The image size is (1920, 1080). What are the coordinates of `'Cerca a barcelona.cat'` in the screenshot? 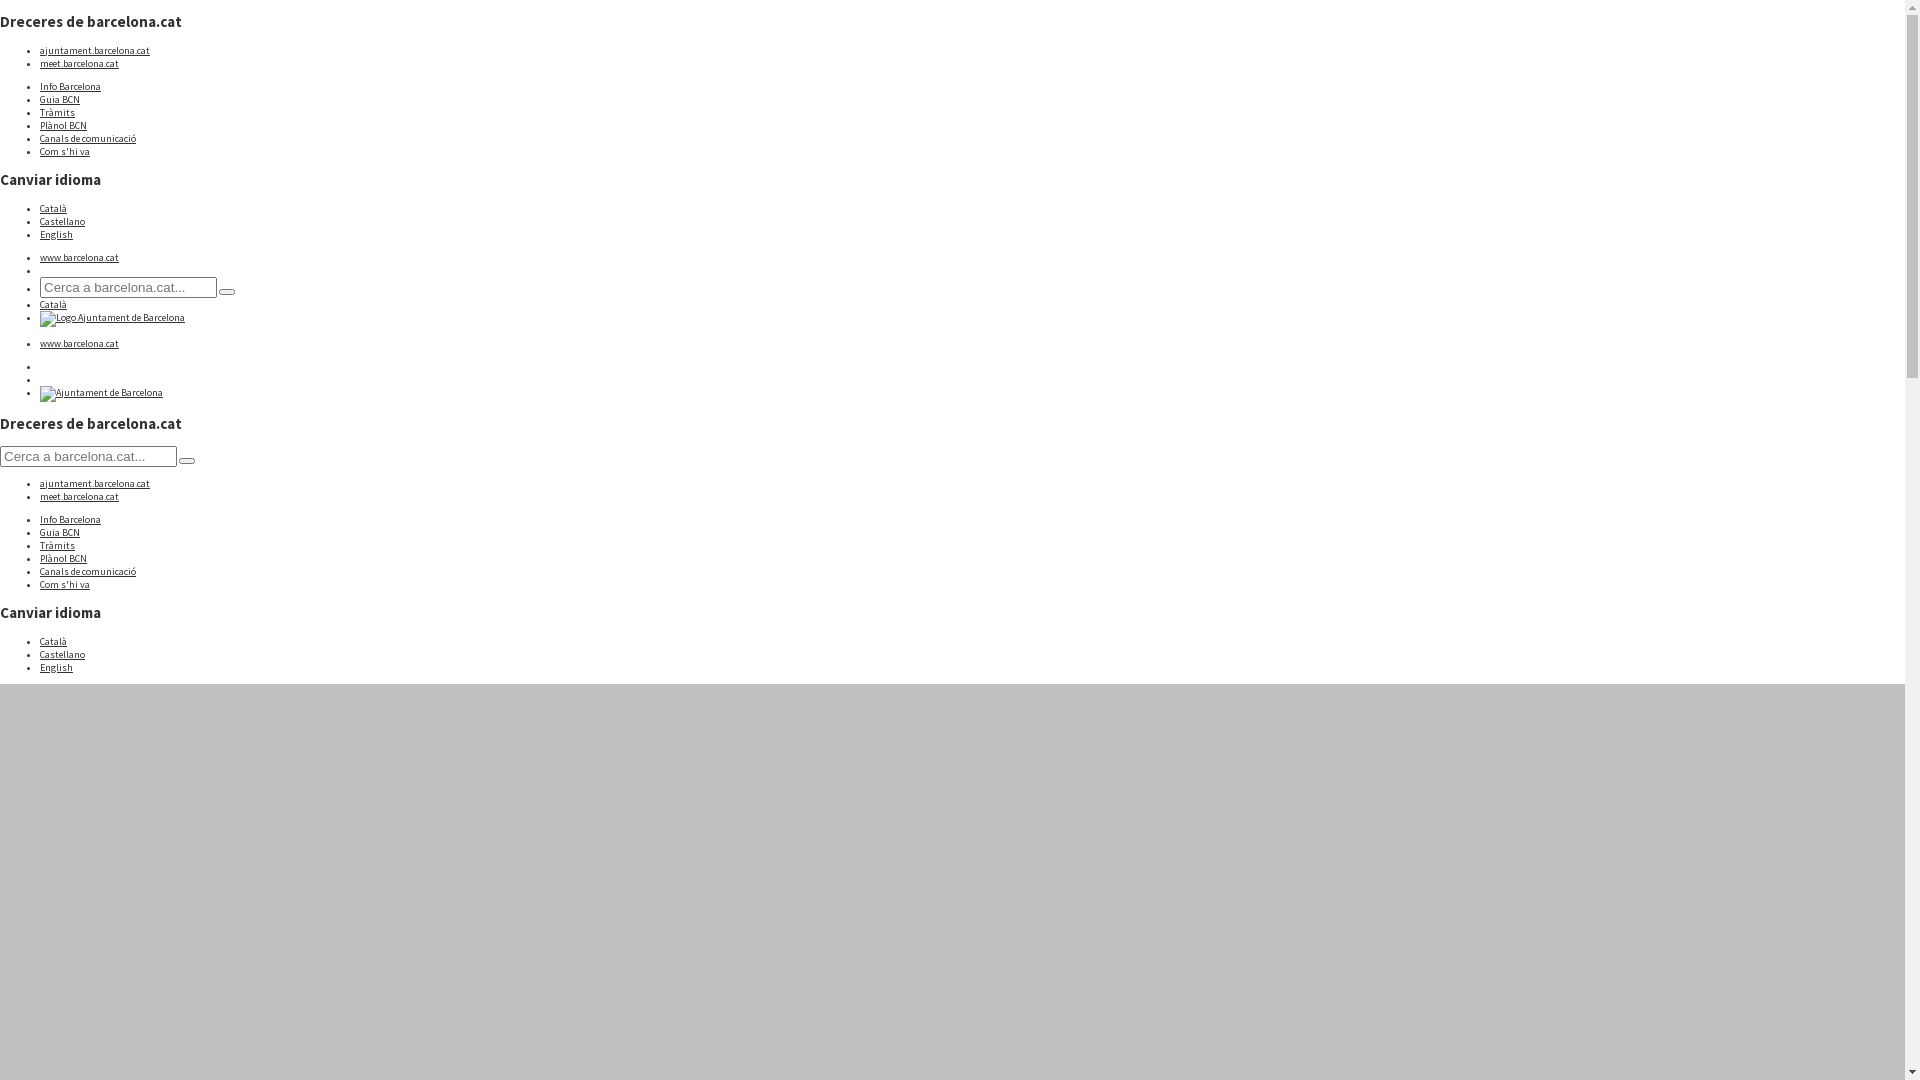 It's located at (187, 461).